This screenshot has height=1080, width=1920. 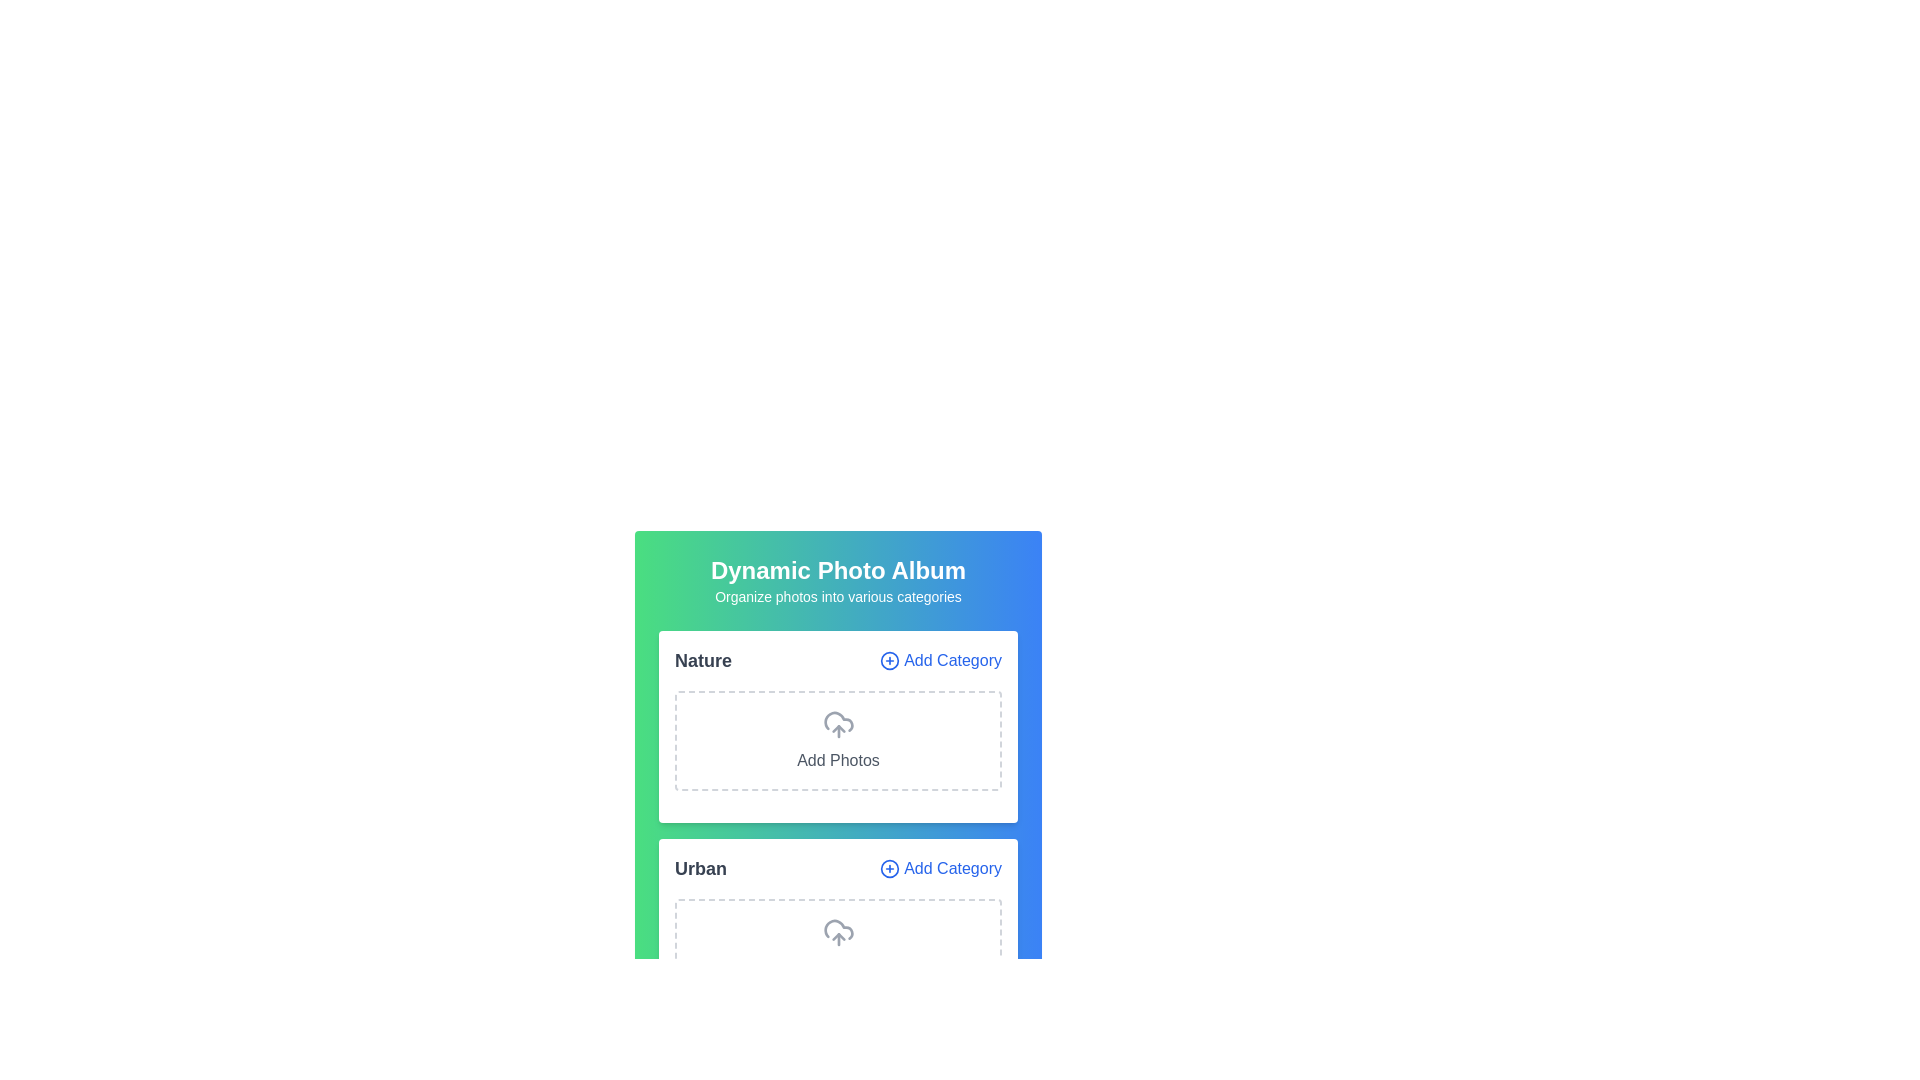 What do you see at coordinates (888, 867) in the screenshot?
I see `the hollow circle icon located on the right side of the 'Urban' section's header` at bounding box center [888, 867].